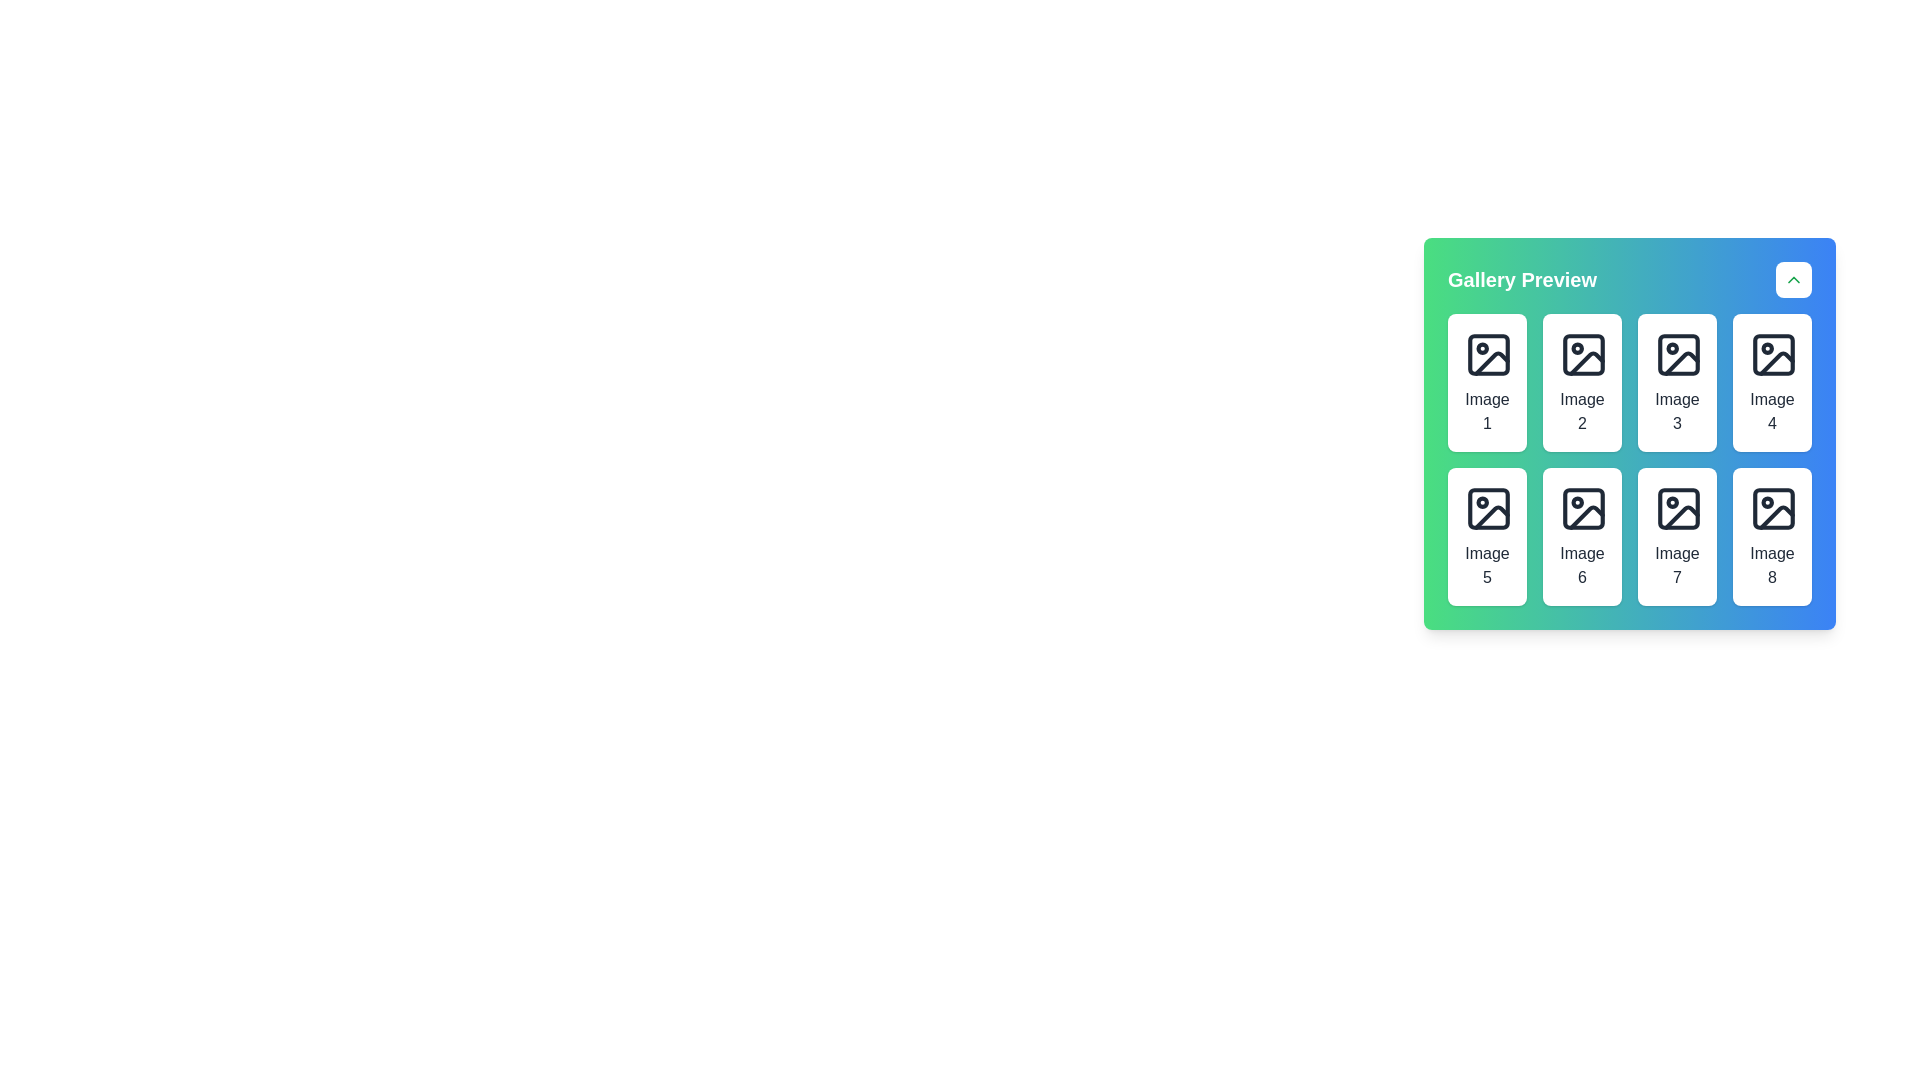 Image resolution: width=1920 pixels, height=1080 pixels. I want to click on rectangular visual component located in the upper-right corner of the fourth image card in the gallery grid for debugging purposes, so click(1774, 353).